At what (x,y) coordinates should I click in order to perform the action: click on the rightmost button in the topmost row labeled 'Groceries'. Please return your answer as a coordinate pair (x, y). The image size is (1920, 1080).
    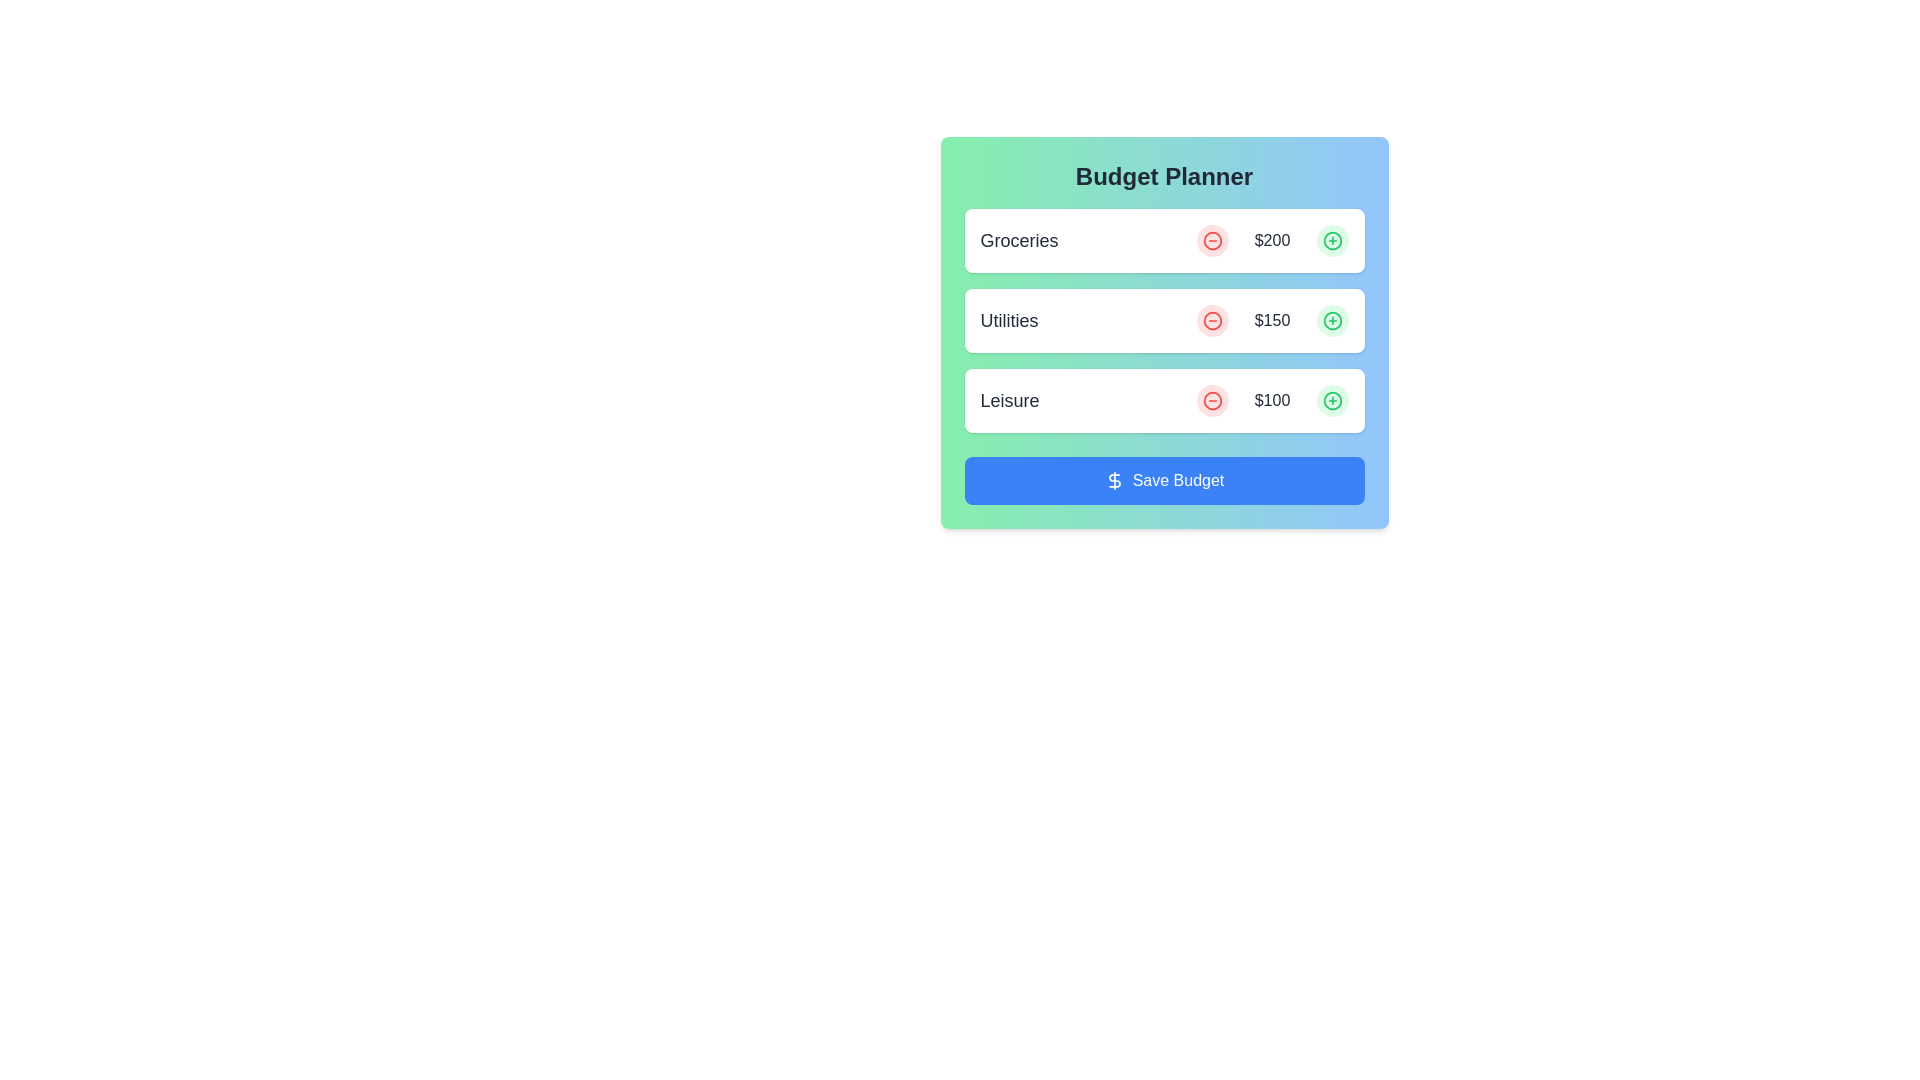
    Looking at the image, I should click on (1332, 239).